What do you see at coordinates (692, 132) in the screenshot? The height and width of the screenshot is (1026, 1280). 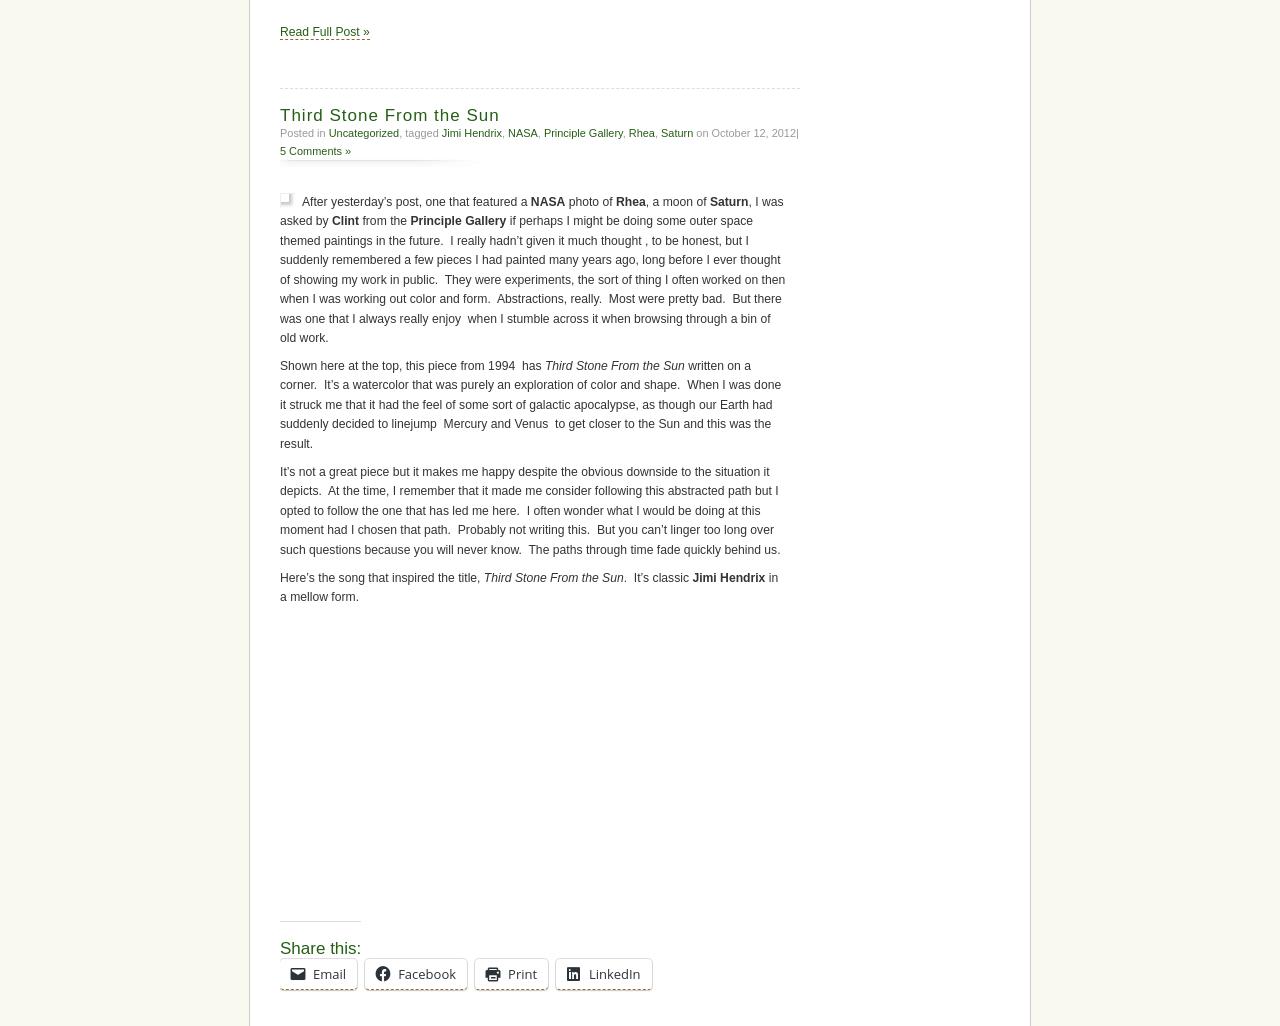 I see `'on October 12, 2012|'` at bounding box center [692, 132].